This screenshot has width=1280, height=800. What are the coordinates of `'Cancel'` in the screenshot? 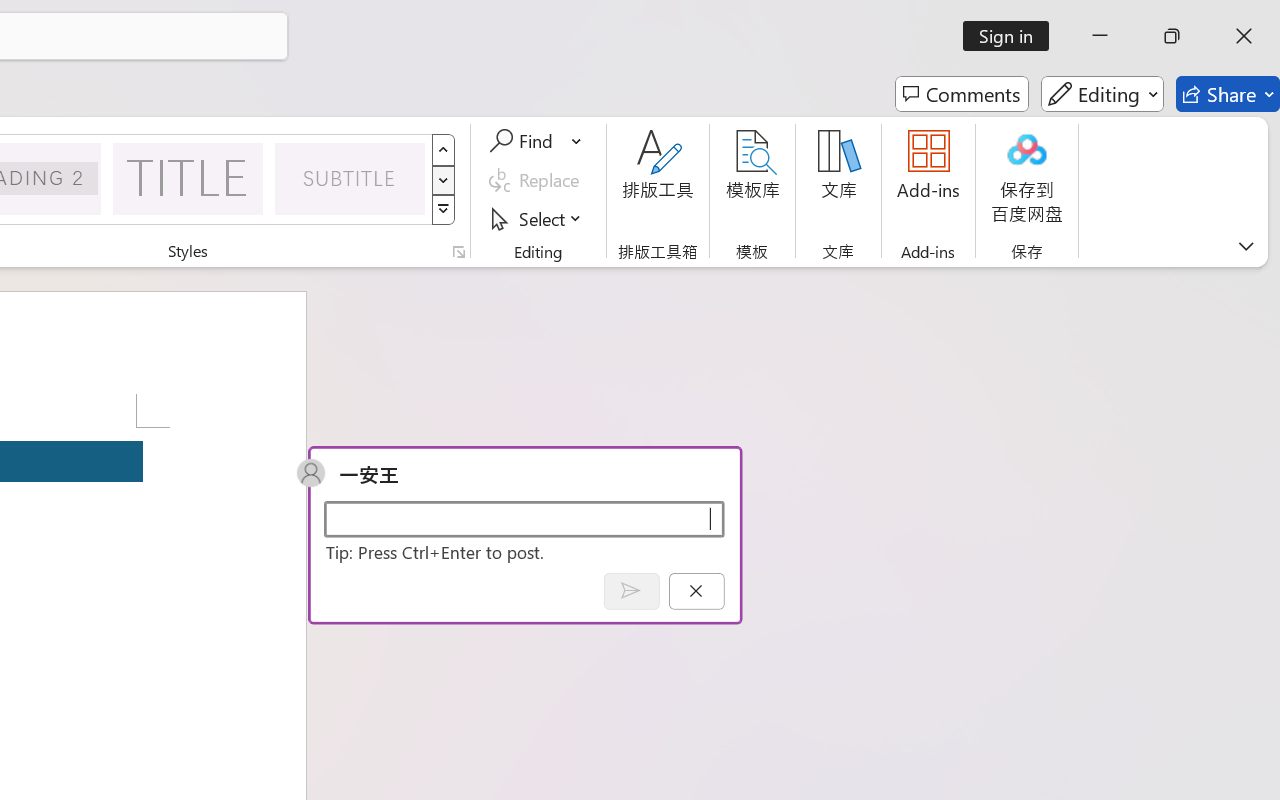 It's located at (696, 590).